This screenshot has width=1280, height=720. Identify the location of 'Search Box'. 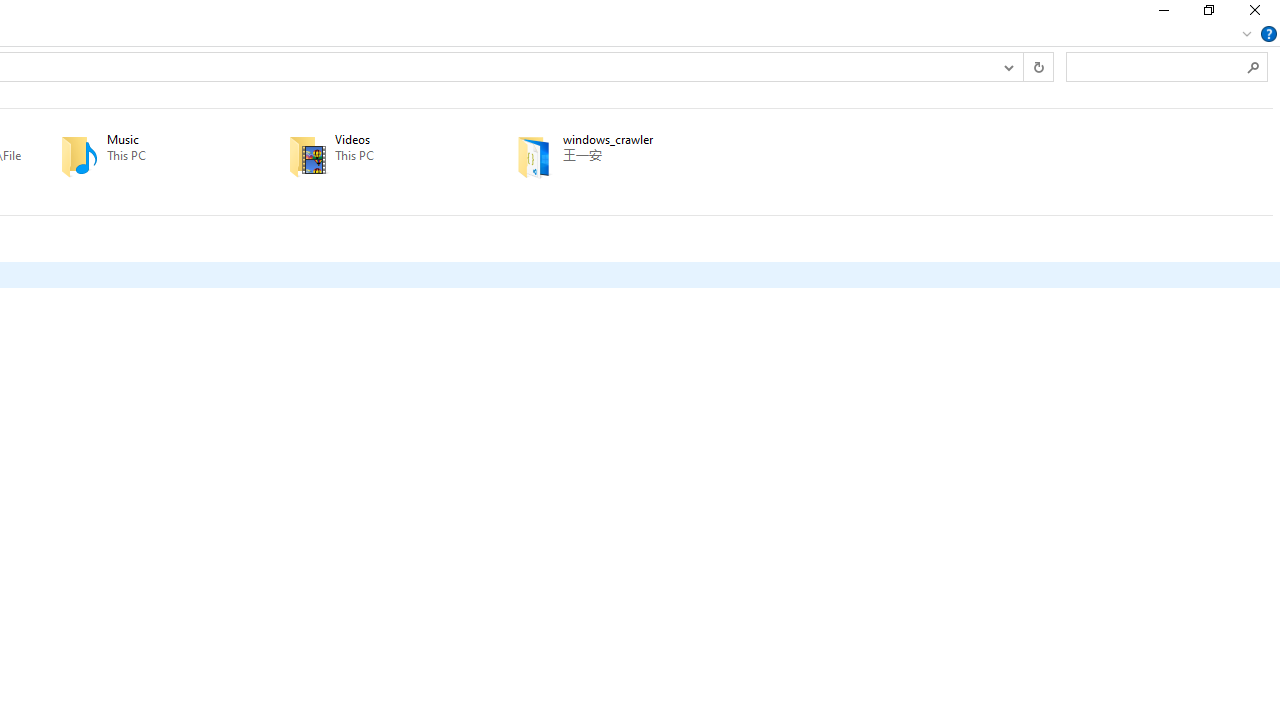
(1157, 65).